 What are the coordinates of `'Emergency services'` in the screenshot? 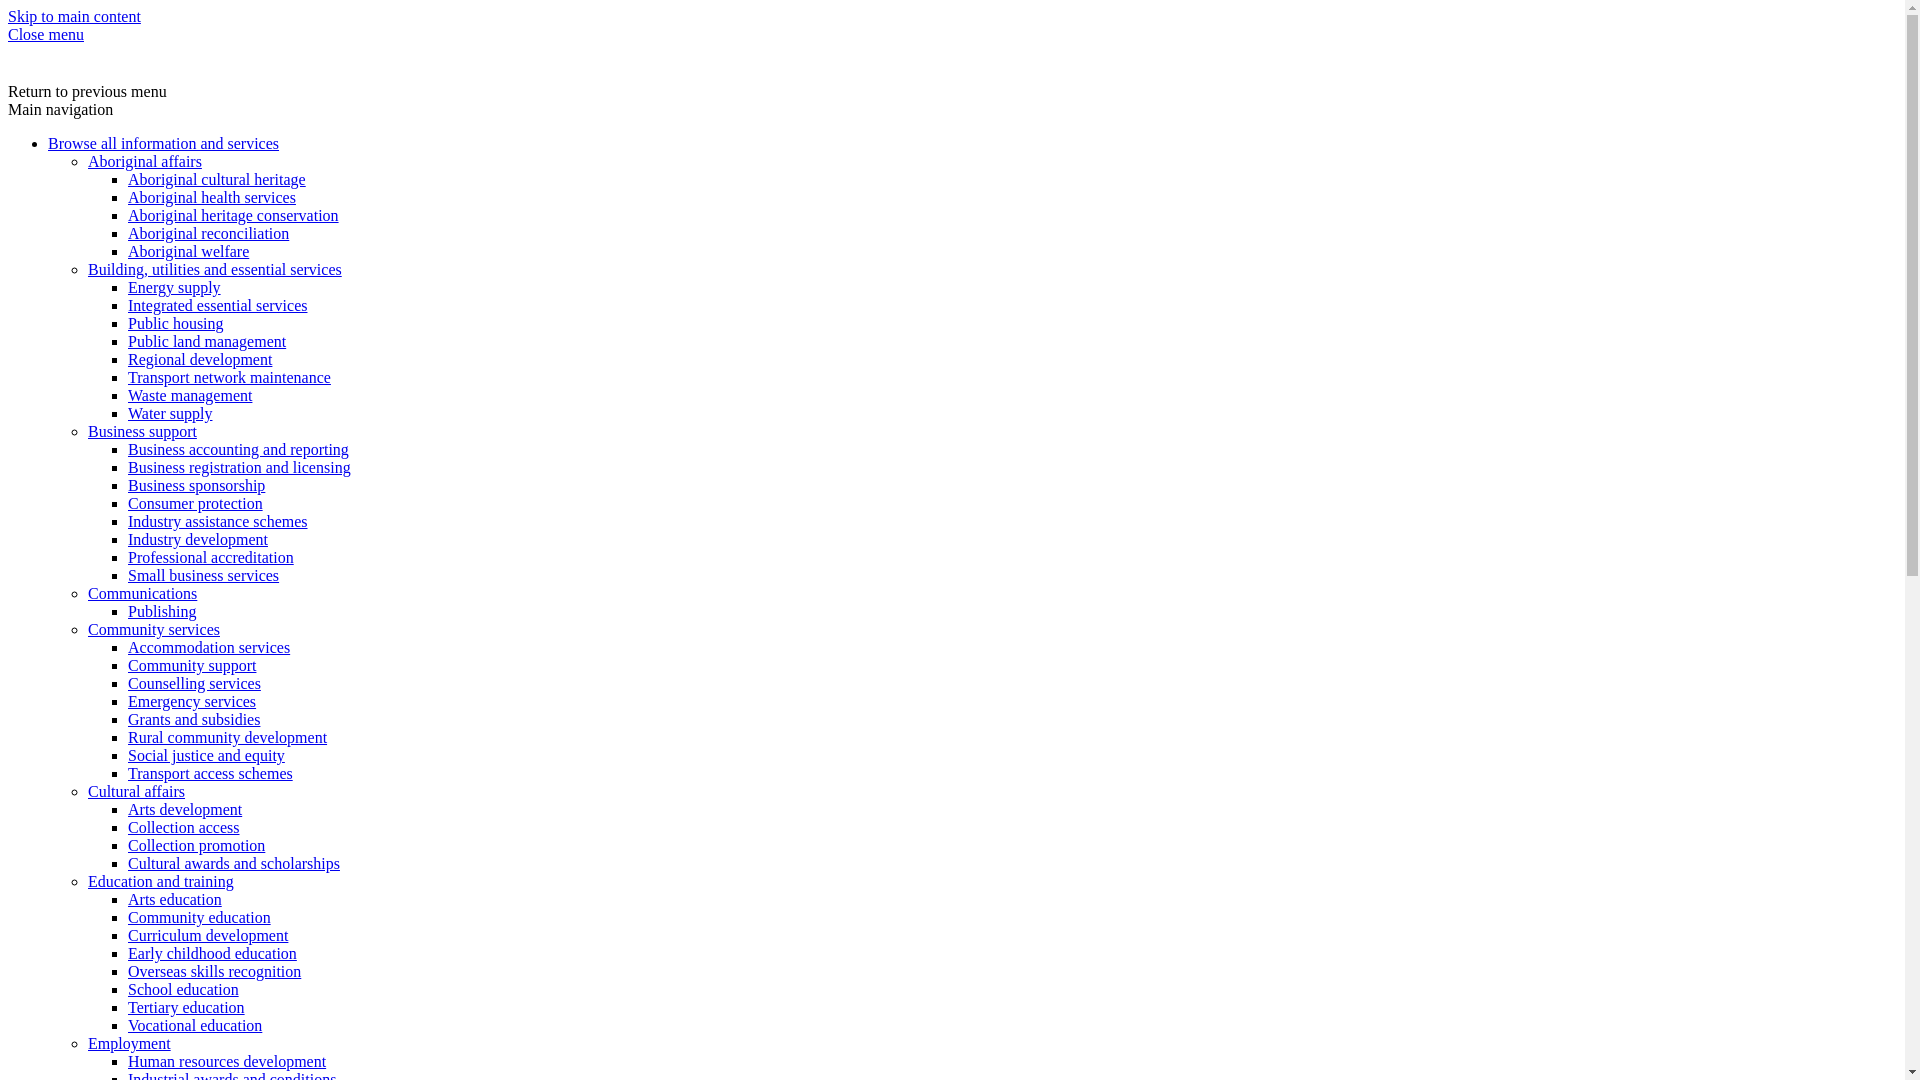 It's located at (192, 700).